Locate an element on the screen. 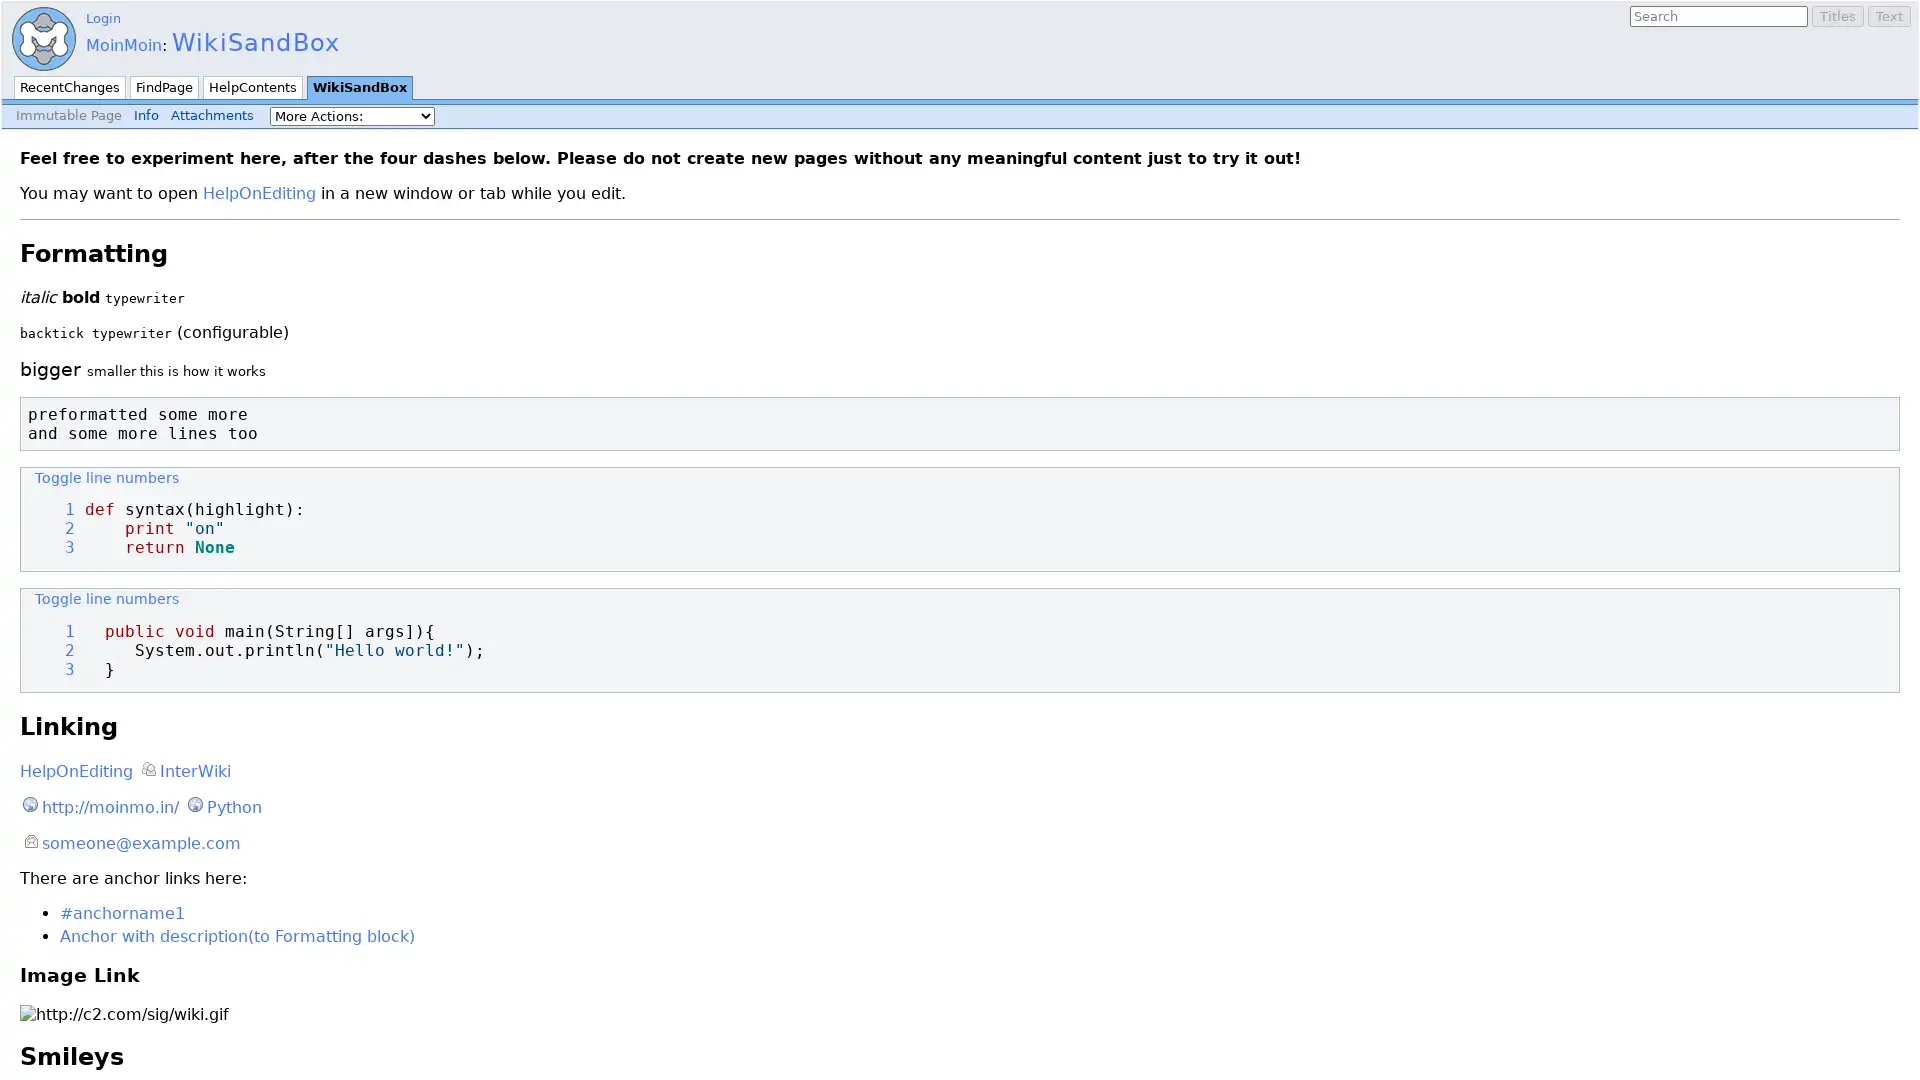 This screenshot has height=1080, width=1920. Text is located at coordinates (1888, 16).